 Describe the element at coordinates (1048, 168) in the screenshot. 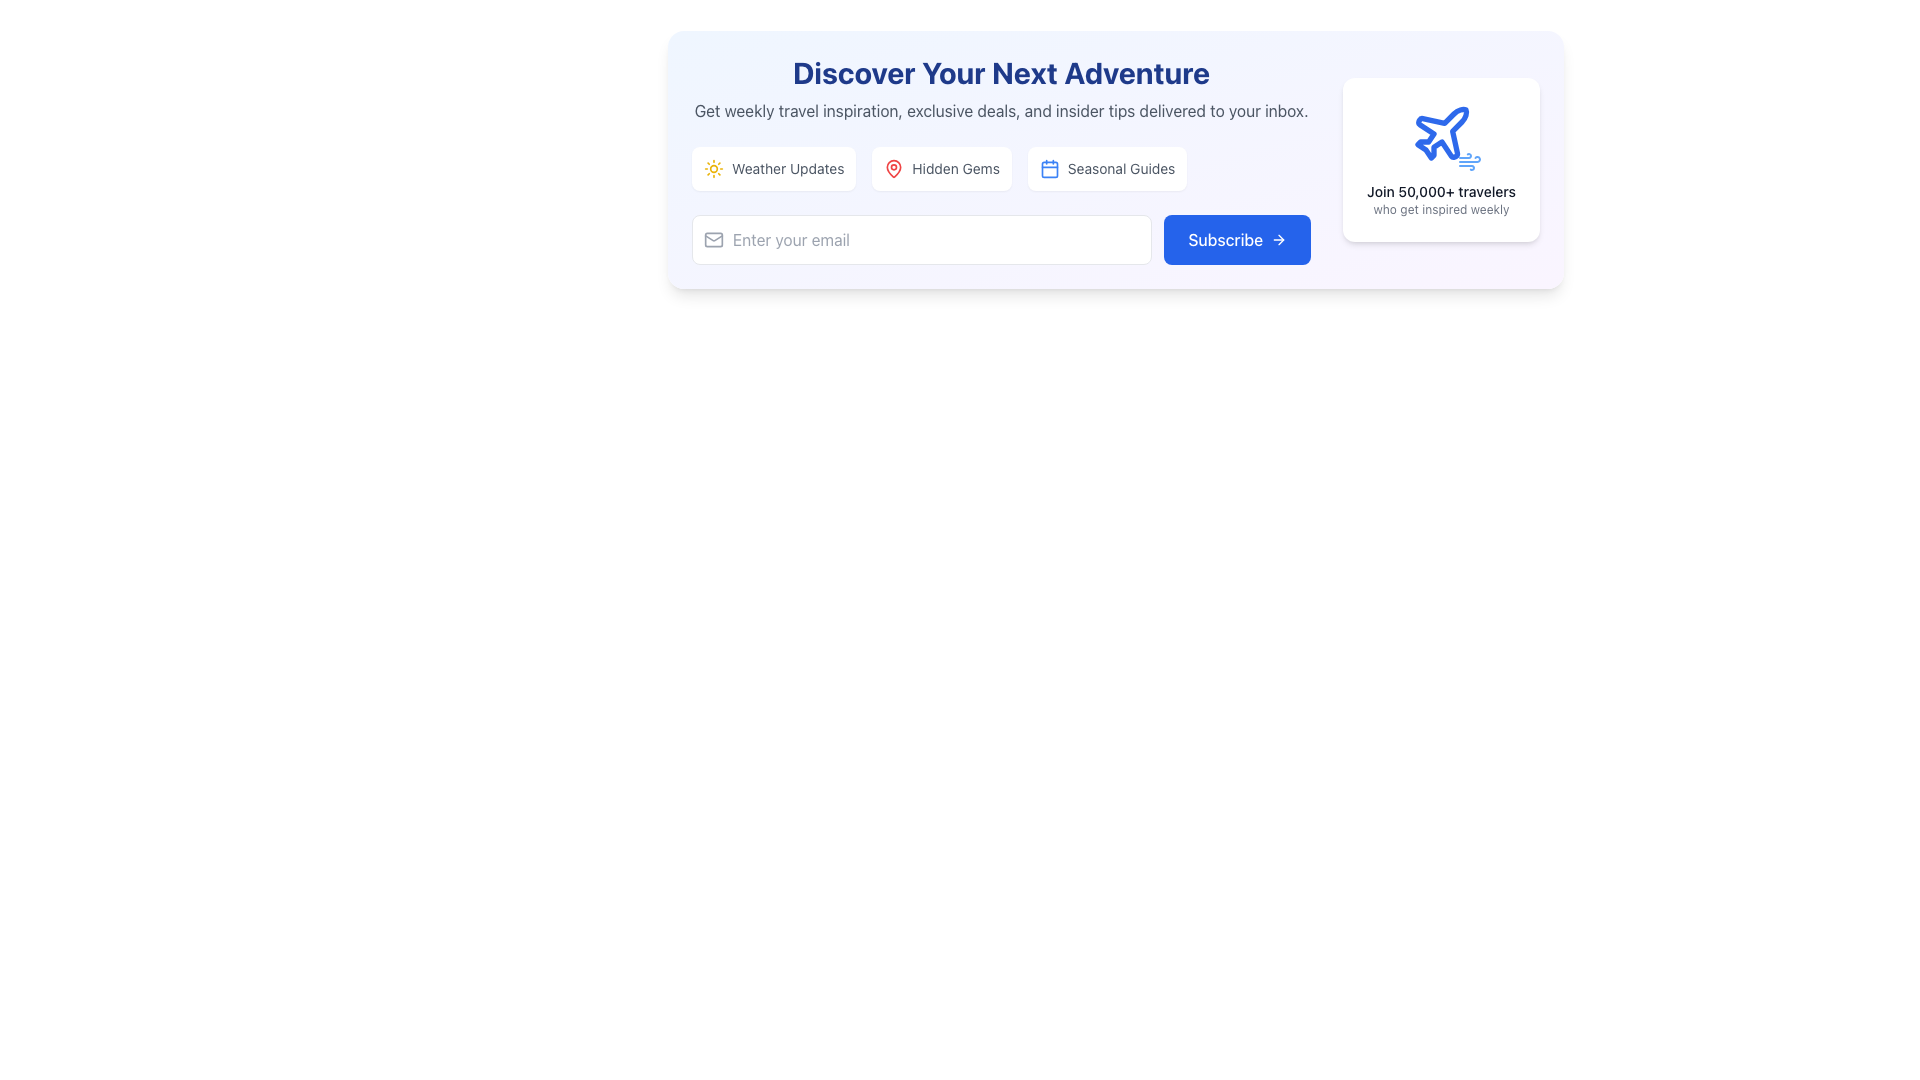

I see `the decorative calendar icon representing a date in the Seasonal Guides category selector, located at the top section of the interface` at that location.